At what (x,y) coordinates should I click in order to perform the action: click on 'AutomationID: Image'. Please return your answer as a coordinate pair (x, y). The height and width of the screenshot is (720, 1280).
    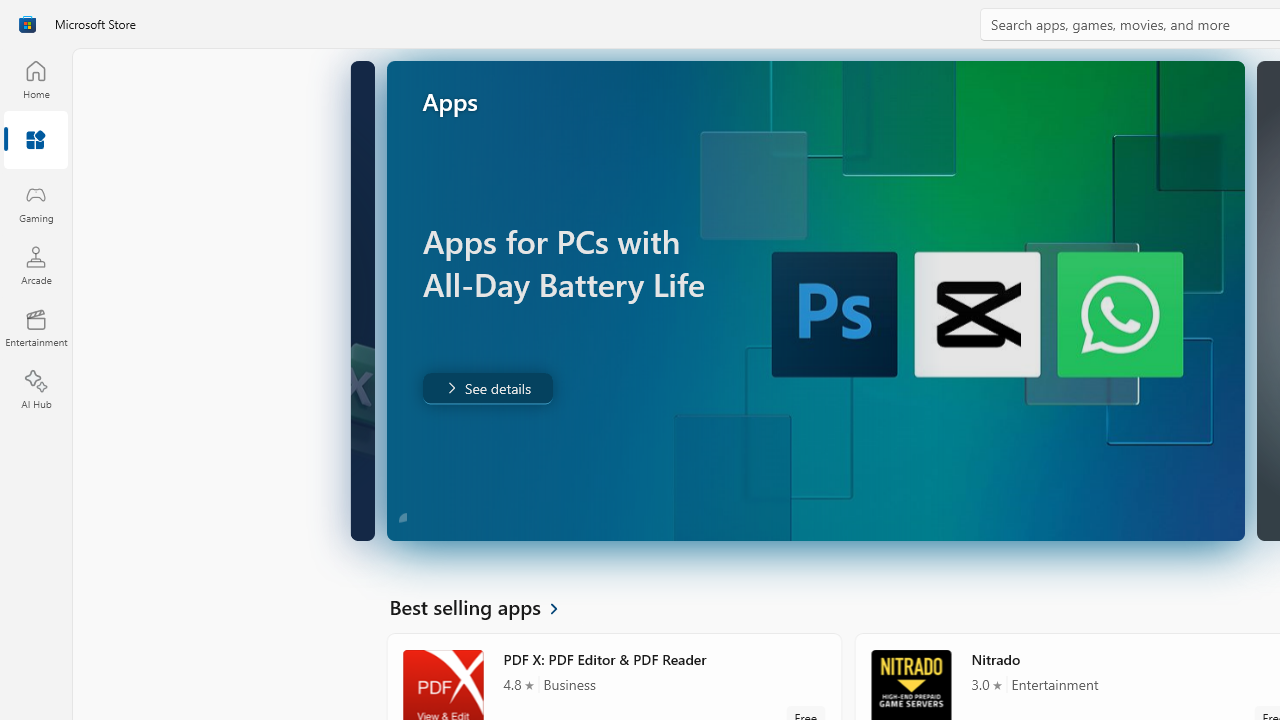
    Looking at the image, I should click on (815, 300).